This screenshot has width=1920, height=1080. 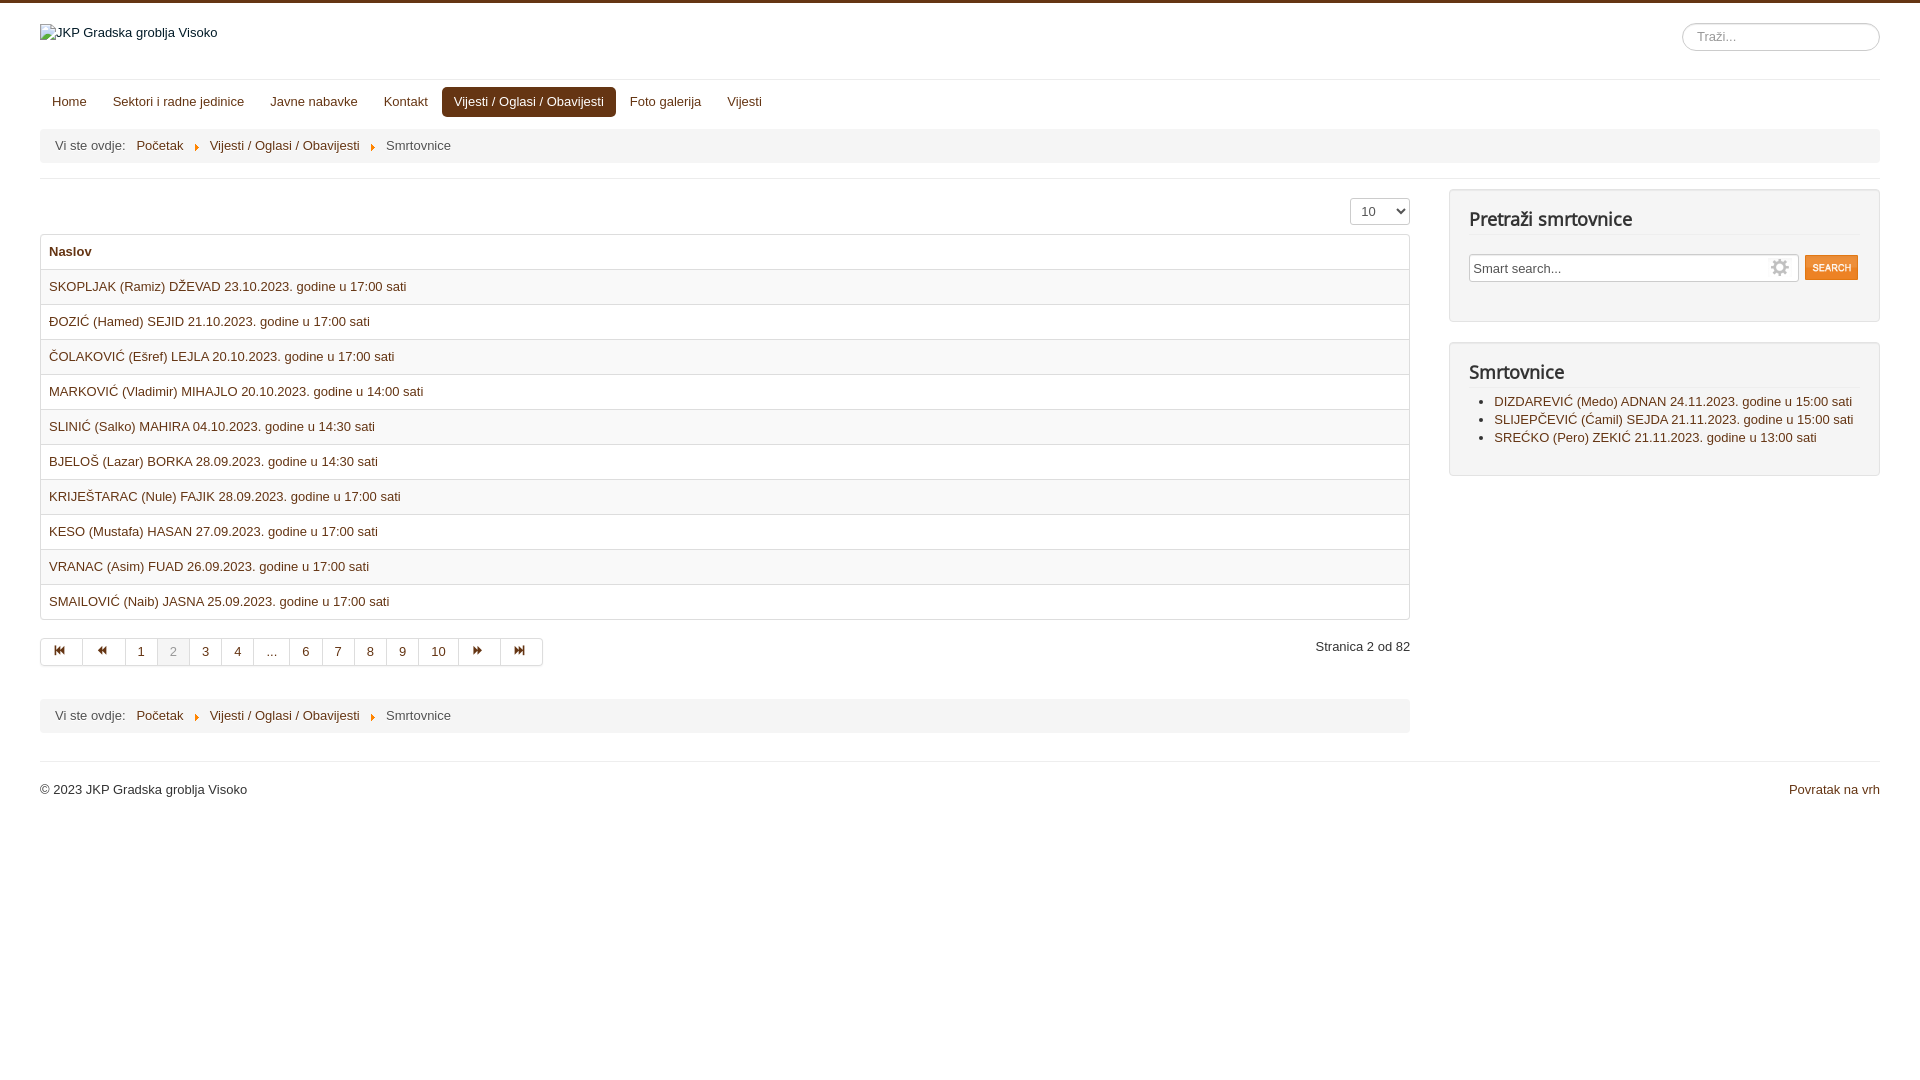 What do you see at coordinates (178, 101) in the screenshot?
I see `'Sektori i radne jedinice'` at bounding box center [178, 101].